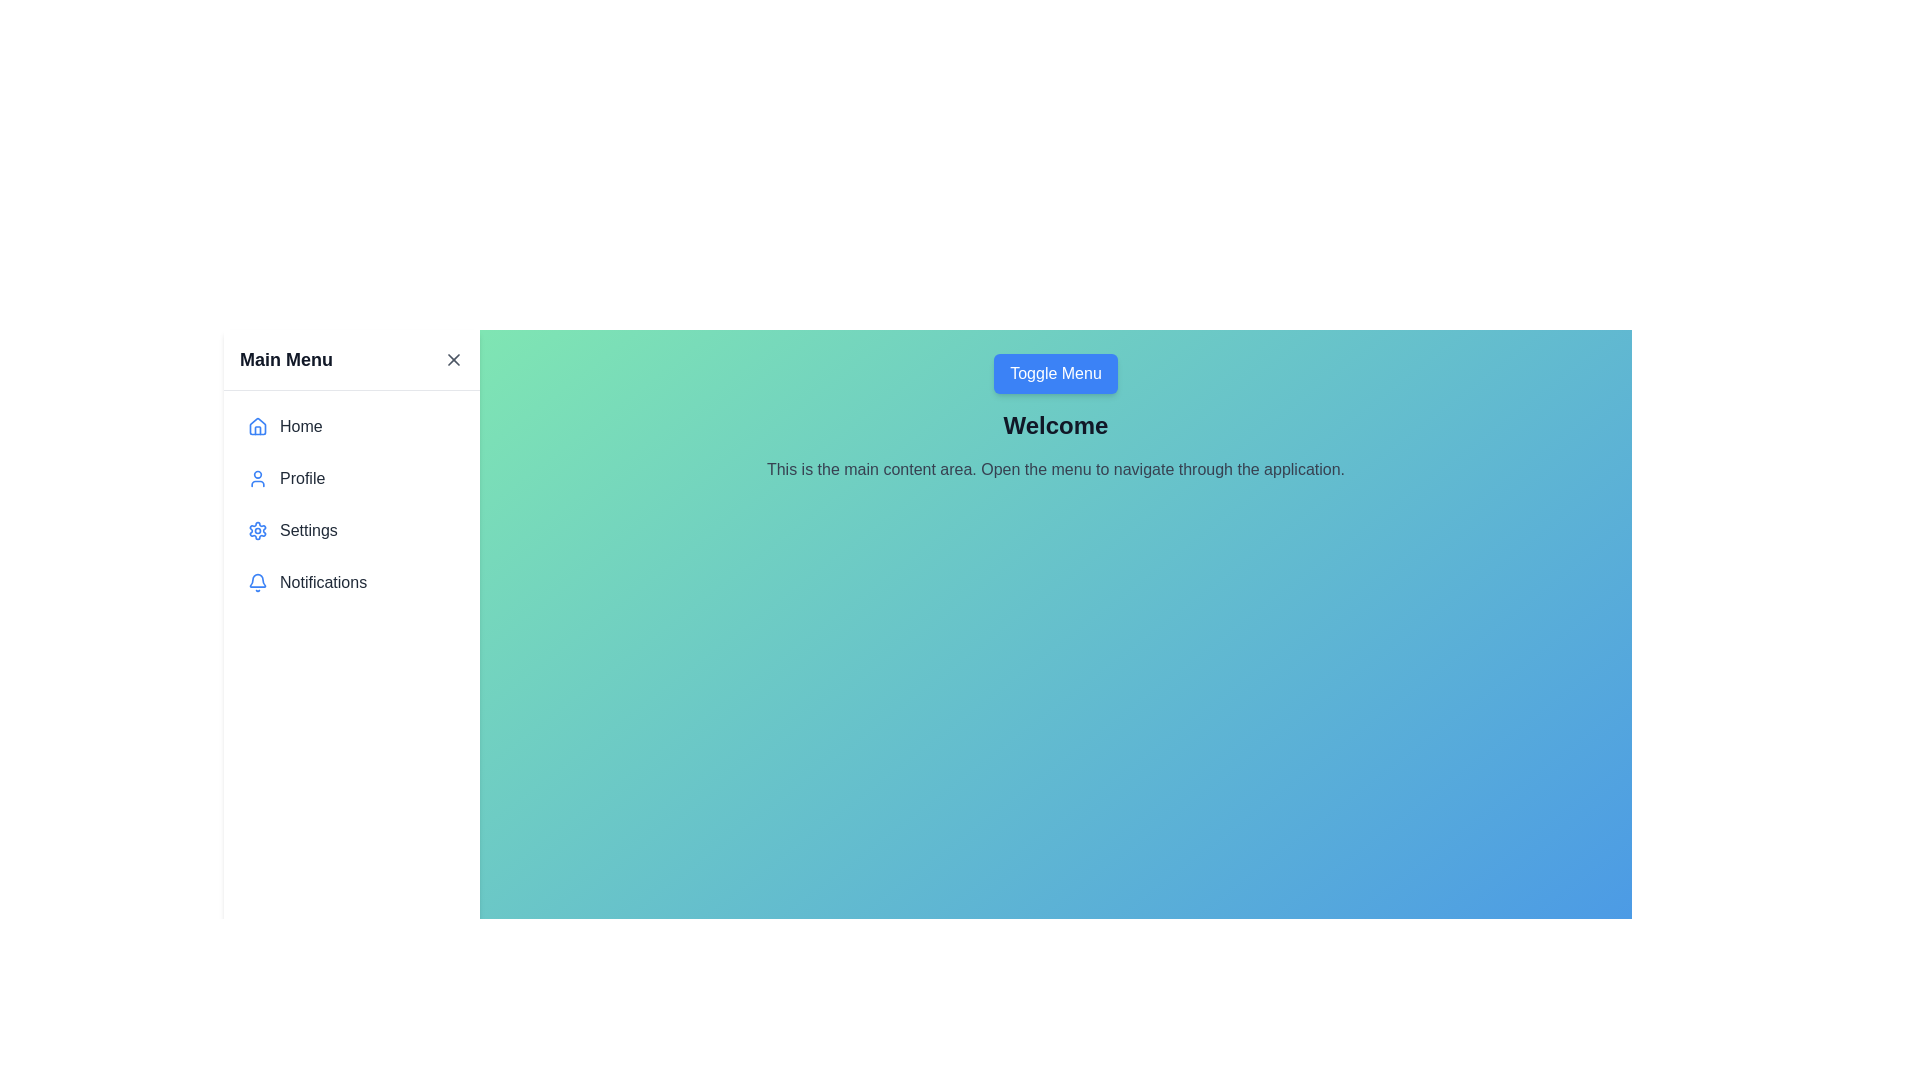 The image size is (1920, 1080). Describe the element at coordinates (351, 478) in the screenshot. I see `the 'Profile' navigation menu item located in the left-hand side menu, which is the second item below 'Home' and above 'Settings'` at that location.